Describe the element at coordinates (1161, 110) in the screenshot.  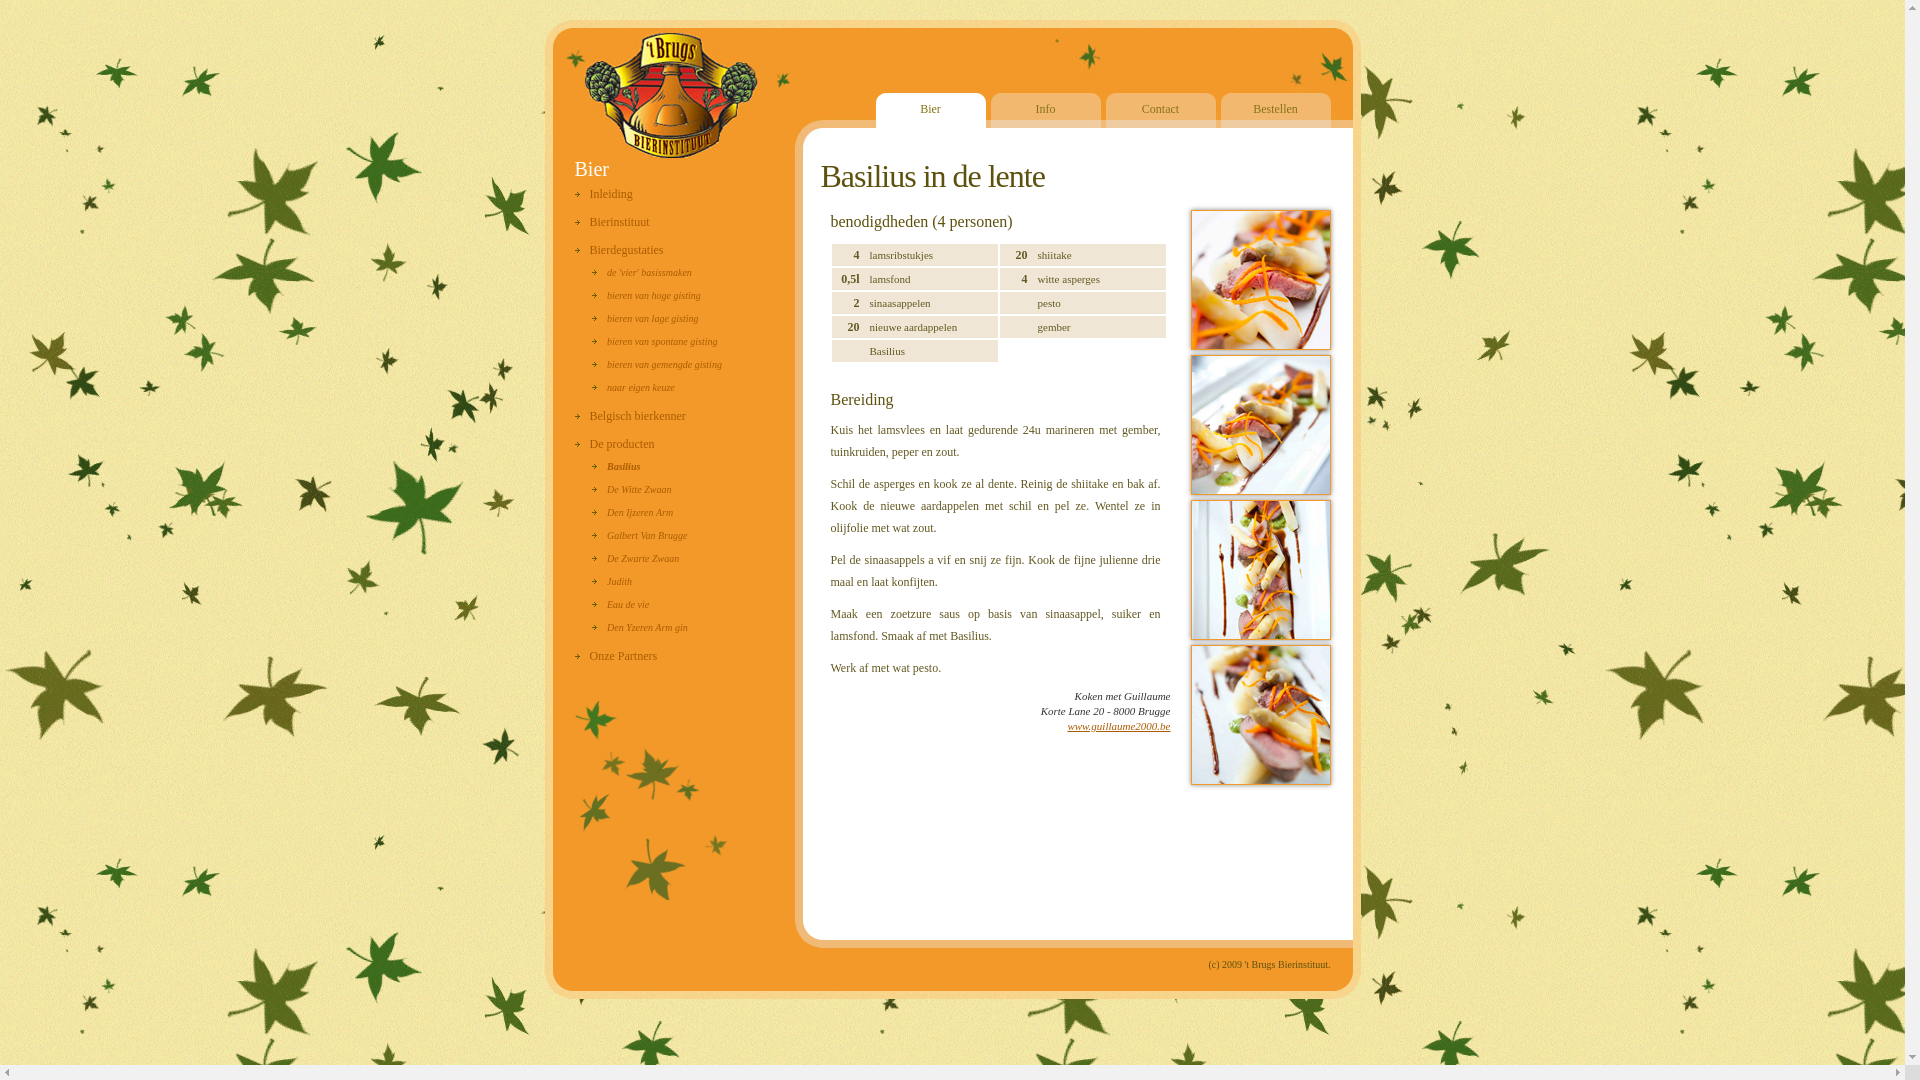
I see `'Contact'` at that location.